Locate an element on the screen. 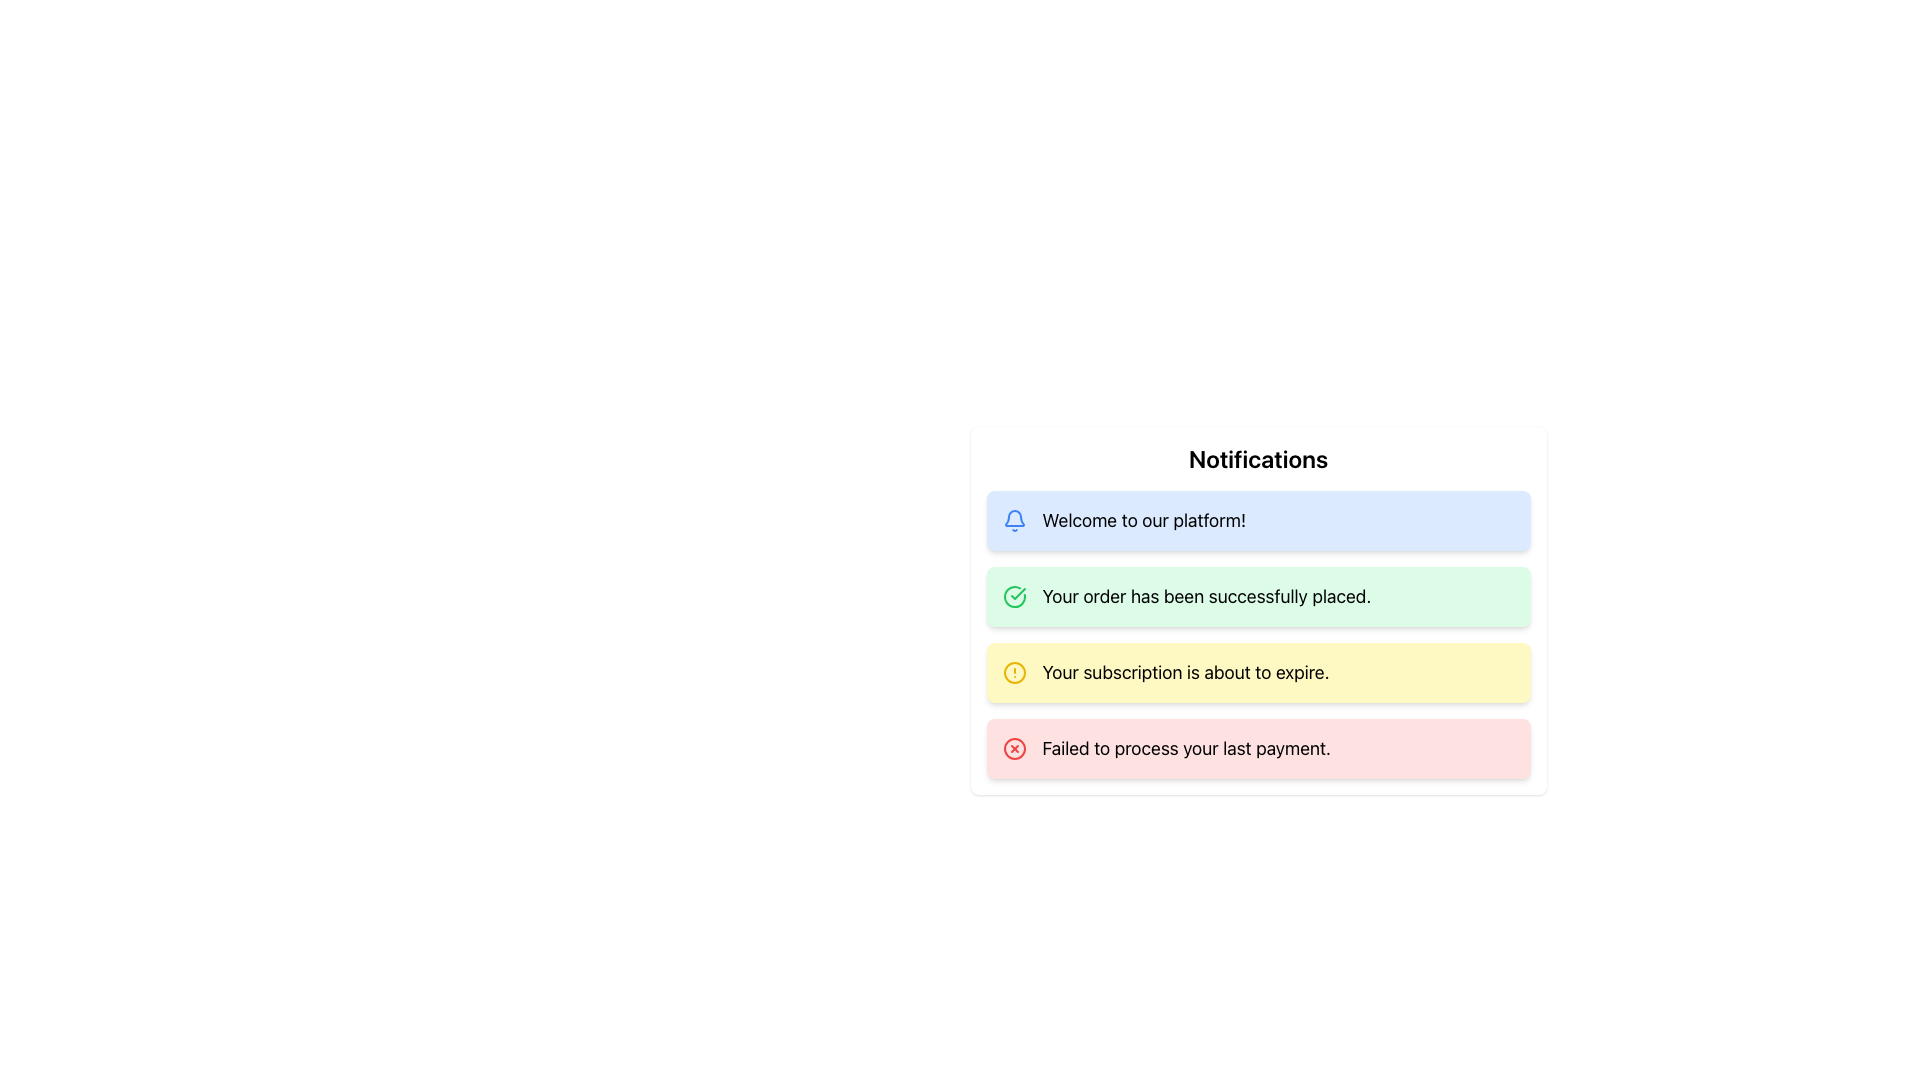  the 'Notifications' text label, which serves as a heading for the section informing users about the content below is located at coordinates (1257, 459).